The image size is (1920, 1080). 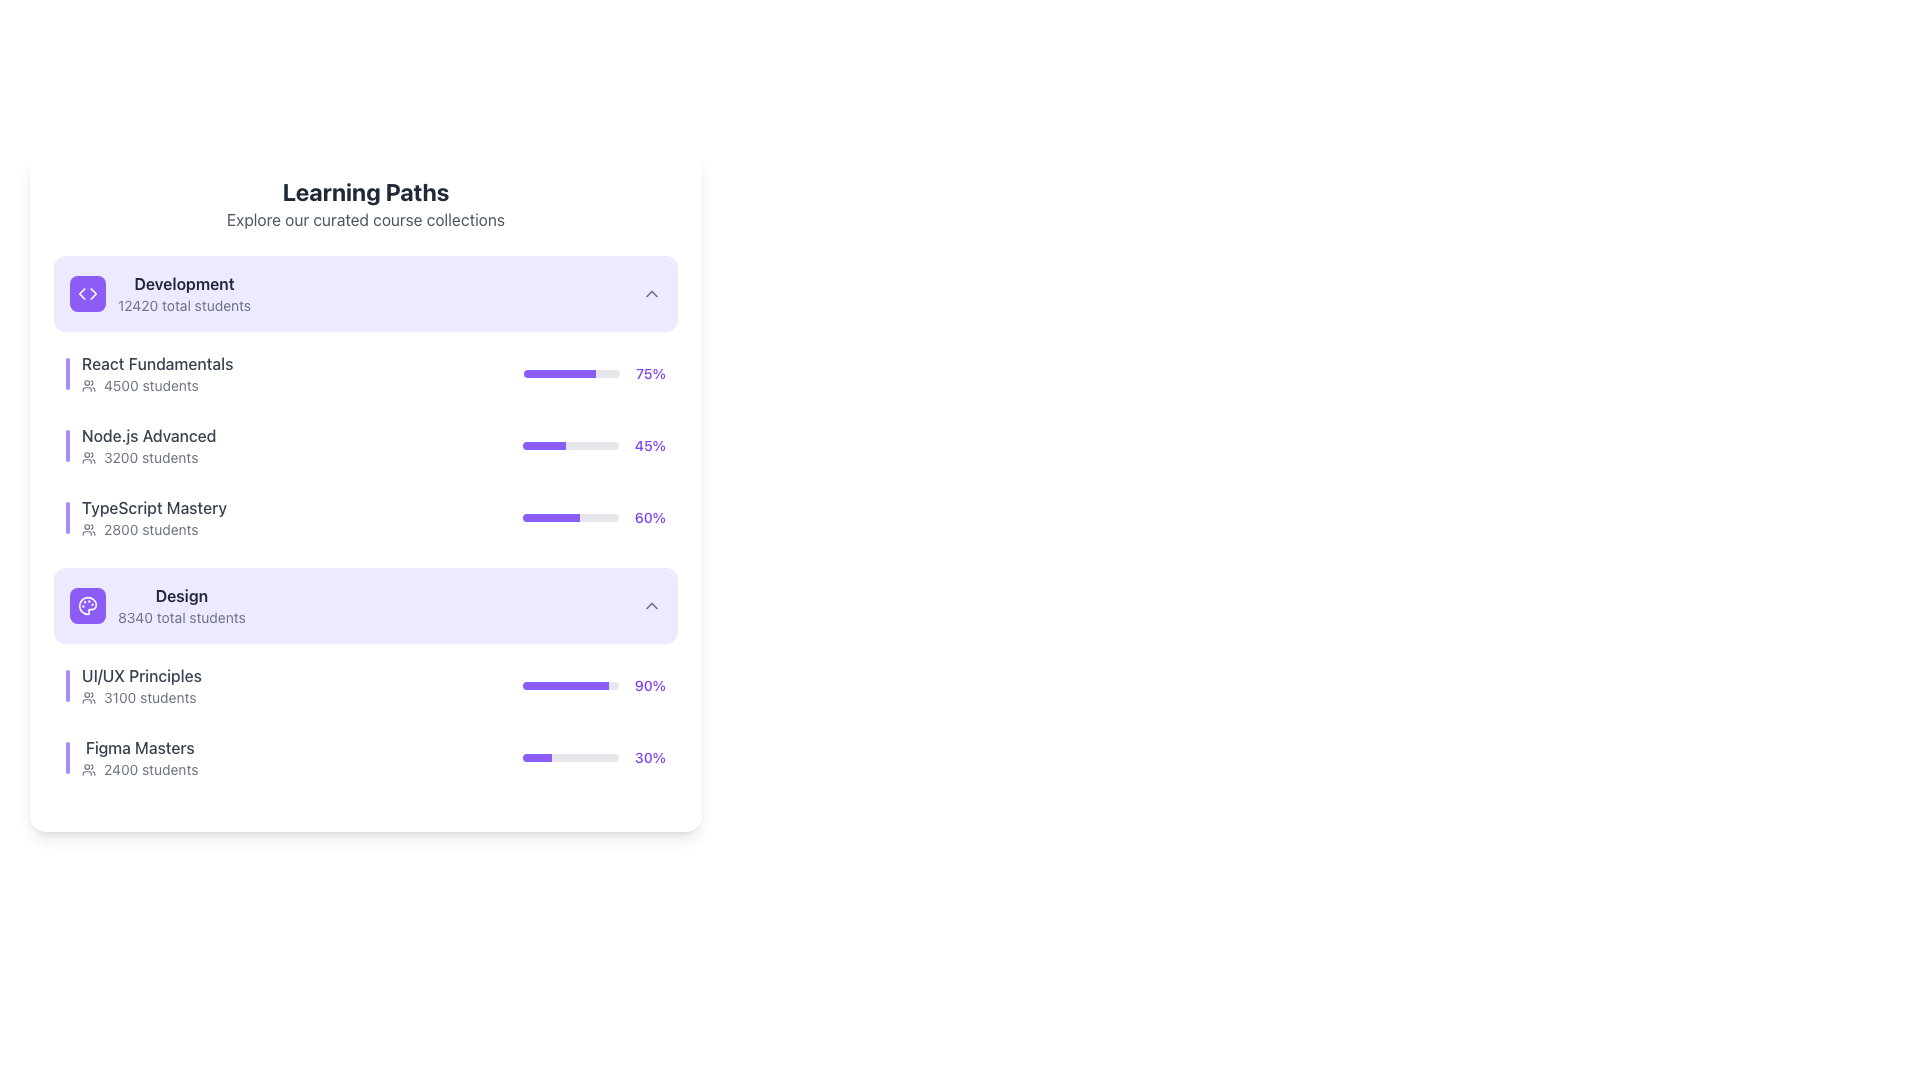 I want to click on the small triangular toggle icon located in the top-right corner of the 'Development' section header, which is styled in gray and indicates inactive importance, so click(x=652, y=293).